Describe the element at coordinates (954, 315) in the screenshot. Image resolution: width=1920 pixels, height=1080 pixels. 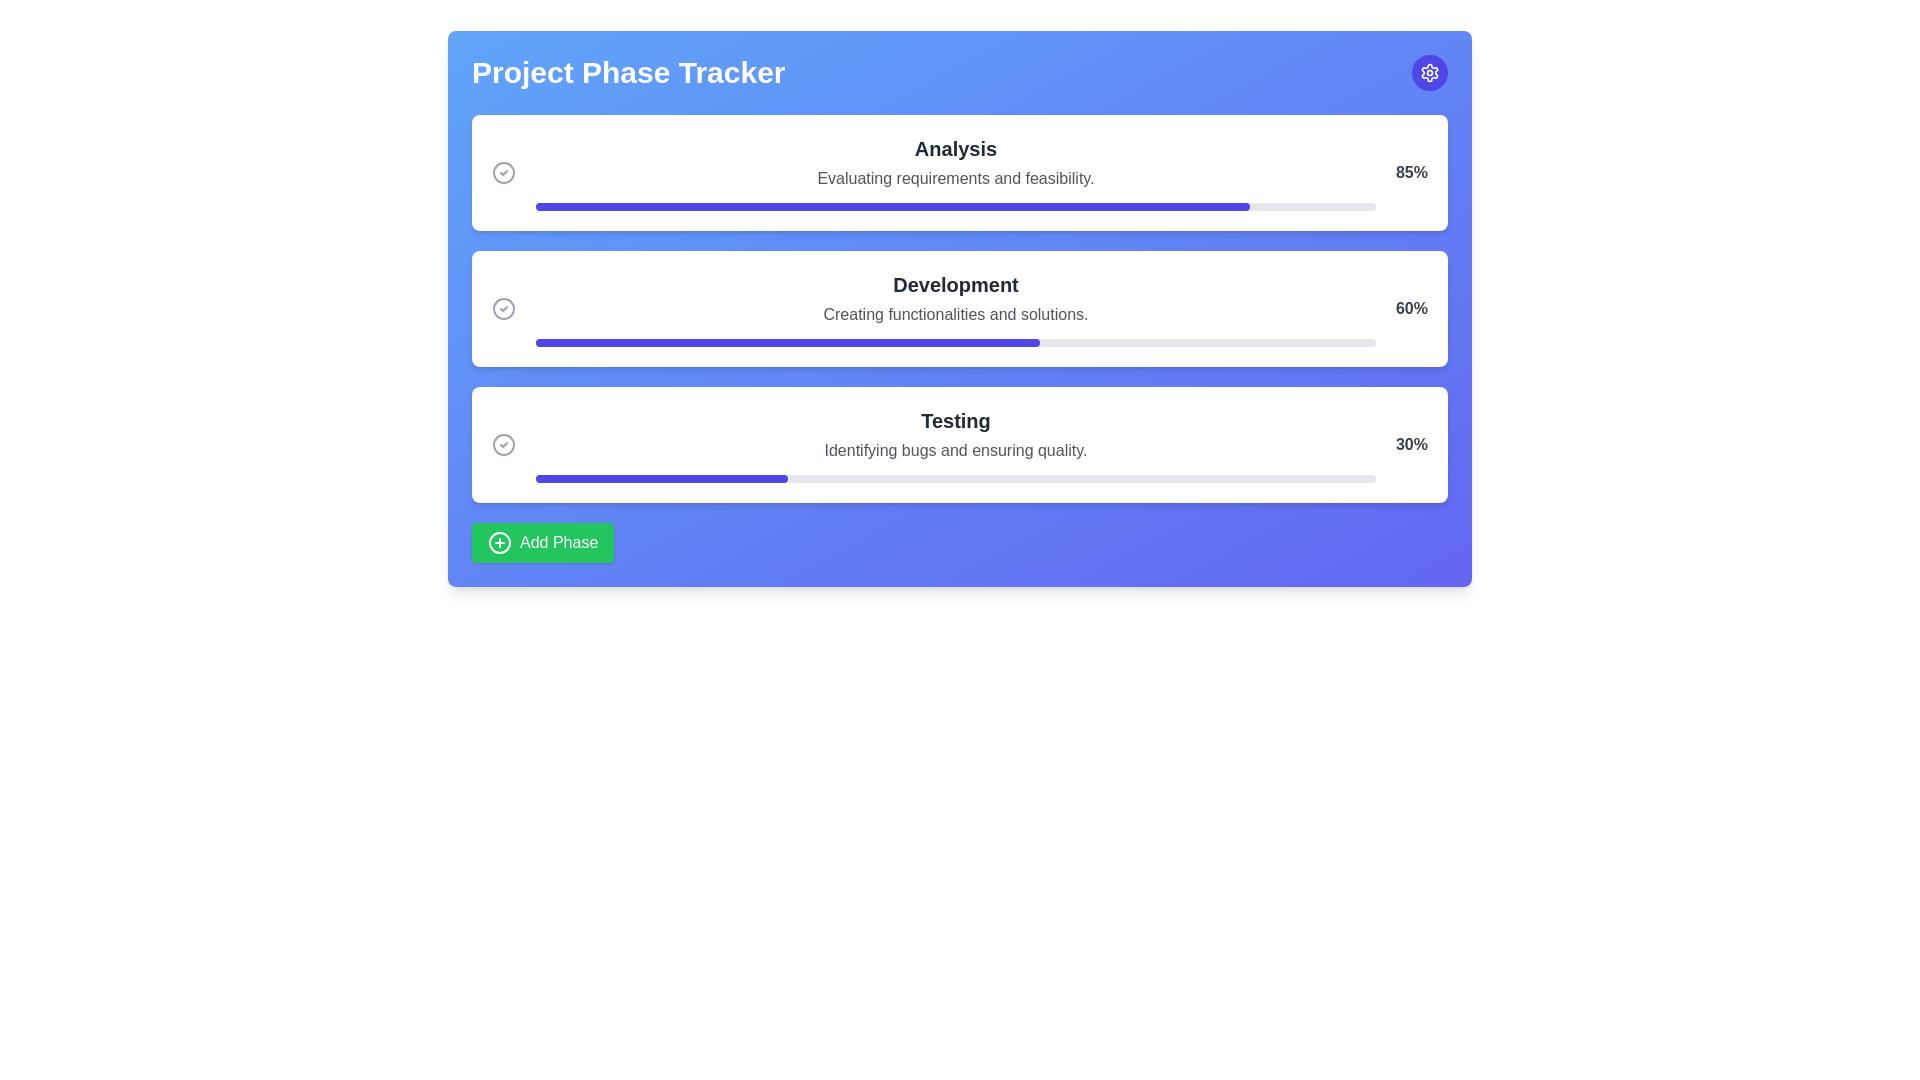
I see `the static text label that provides a descriptive subtitle or explanation for the 'Development' section, positioned below the 'Development' header and above the progress bar` at that location.